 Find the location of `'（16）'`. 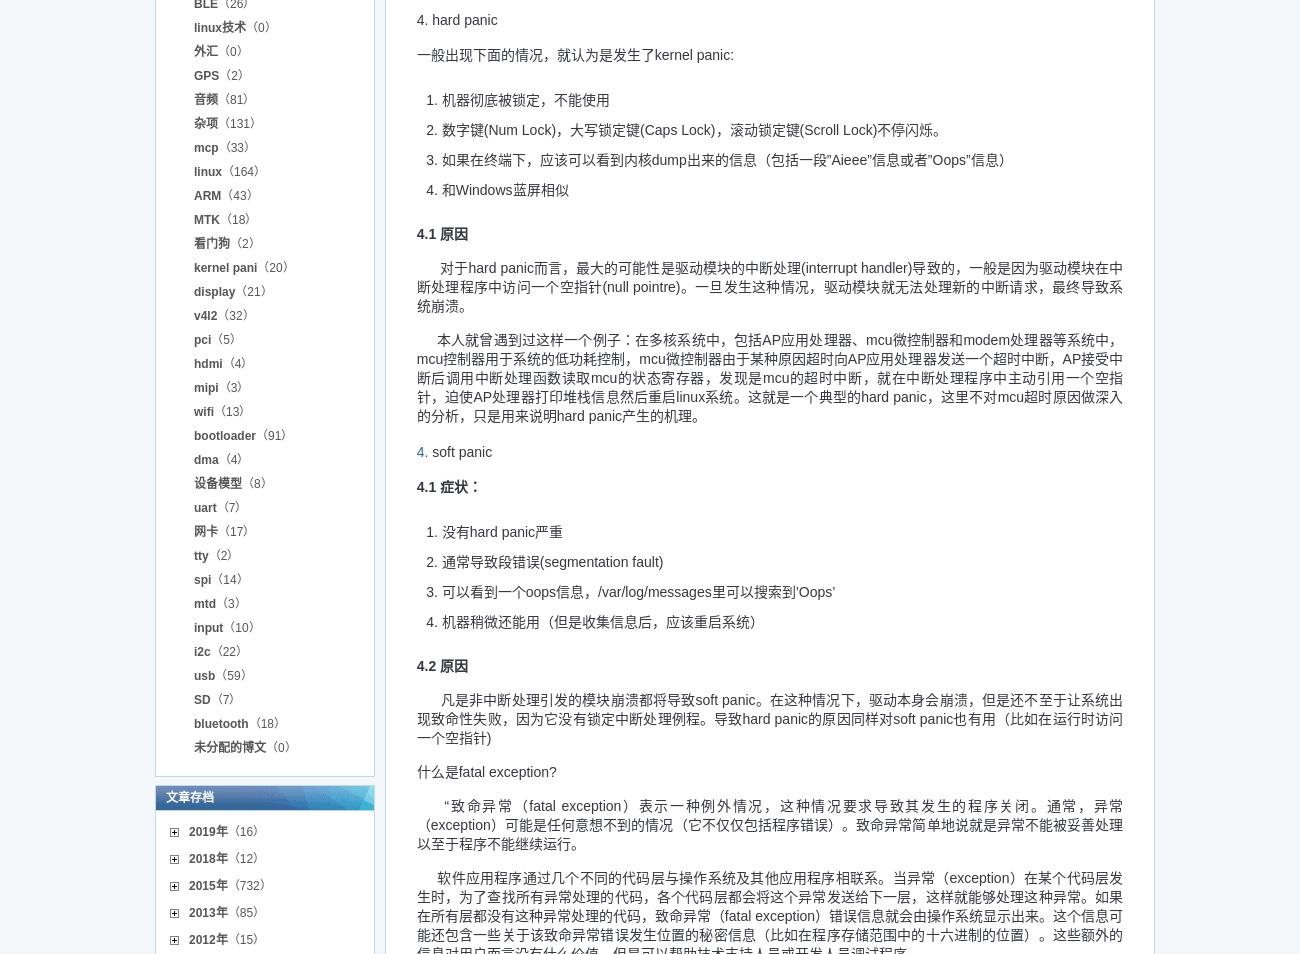

'（16）' is located at coordinates (225, 831).